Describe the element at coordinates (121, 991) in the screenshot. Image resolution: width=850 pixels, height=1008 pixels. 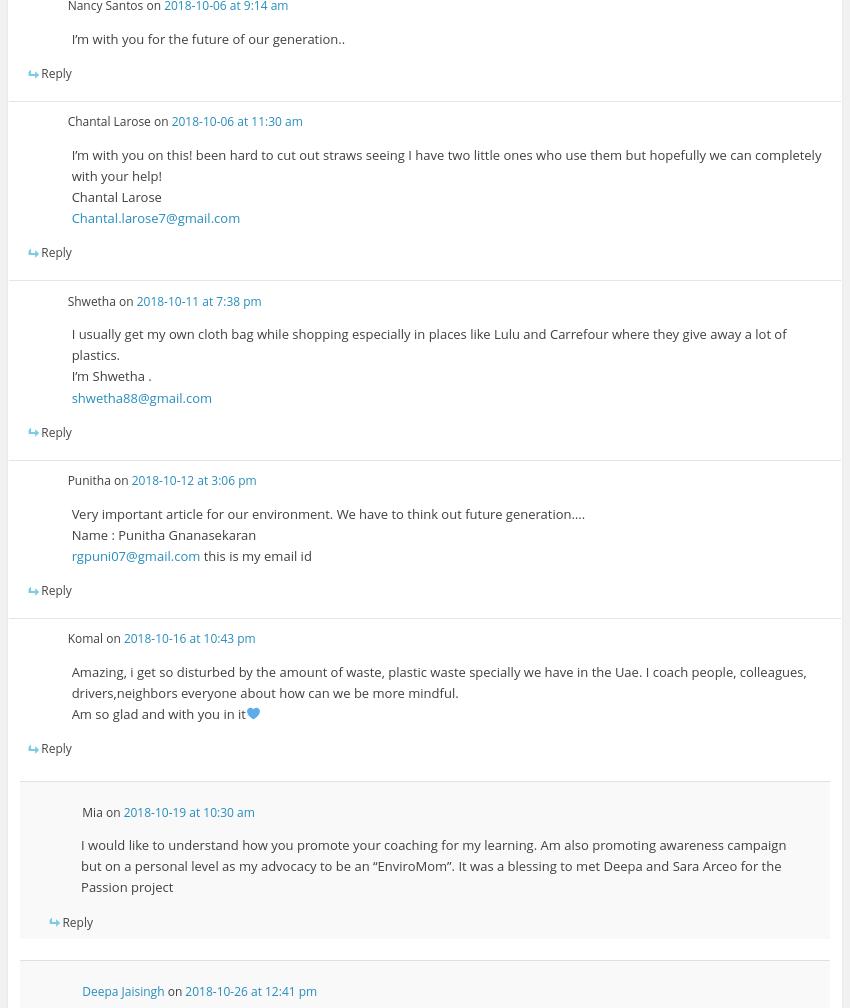
I see `'Deepa Jaisingh'` at that location.